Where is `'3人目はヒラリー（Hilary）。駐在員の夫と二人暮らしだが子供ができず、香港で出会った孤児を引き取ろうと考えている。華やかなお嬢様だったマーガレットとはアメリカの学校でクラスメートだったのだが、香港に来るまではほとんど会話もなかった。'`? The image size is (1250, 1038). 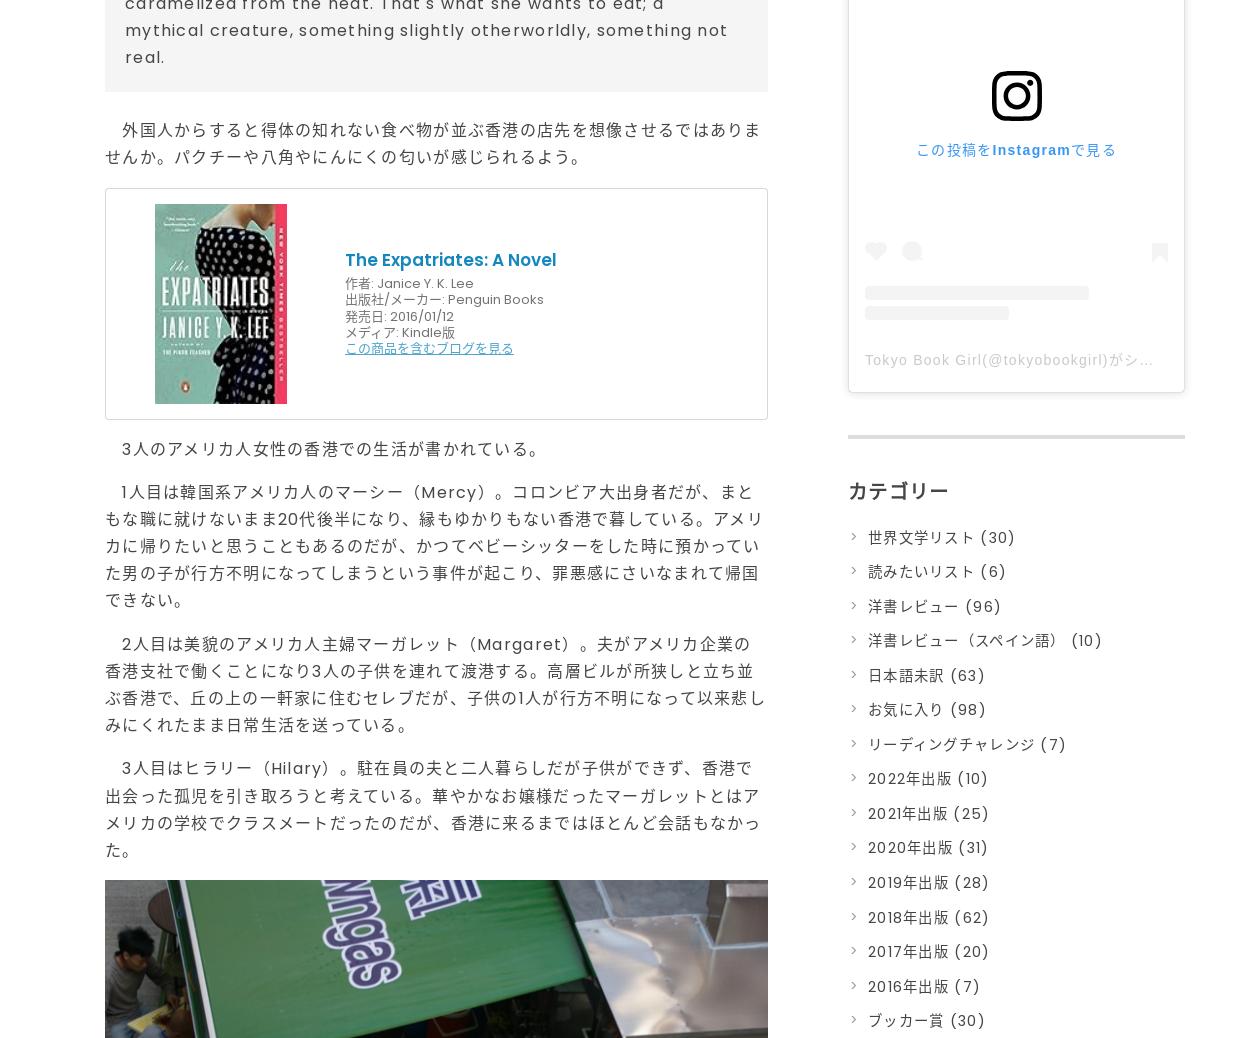
'3人目はヒラリー（Hilary）。駐在員の夫と二人暮らしだが子供ができず、香港で出会った孤児を引き取ろうと考えている。華やかなお嬢様だったマーガレットとはアメリカの学校でクラスメートだったのだが、香港に来るまではほとんど会話もなかった。' is located at coordinates (433, 809).